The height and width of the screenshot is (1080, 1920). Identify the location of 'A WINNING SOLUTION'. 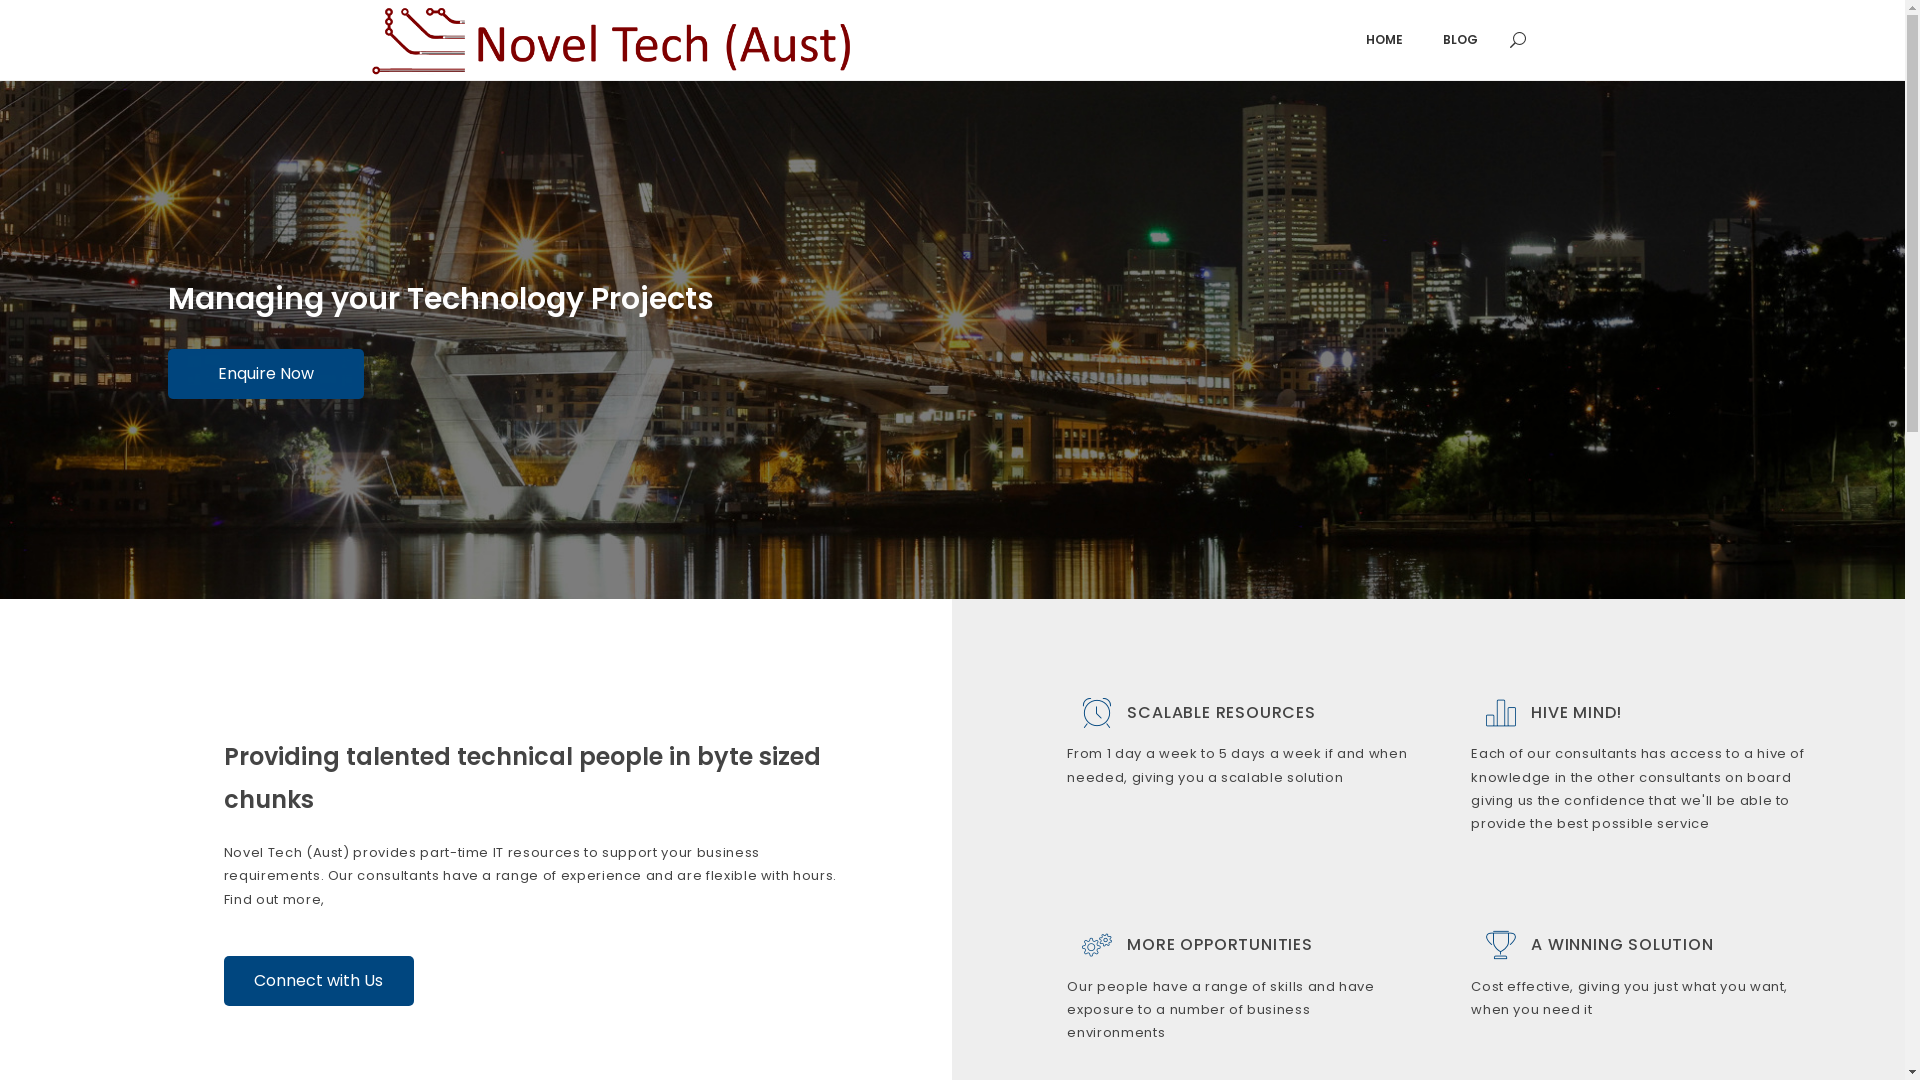
(1622, 944).